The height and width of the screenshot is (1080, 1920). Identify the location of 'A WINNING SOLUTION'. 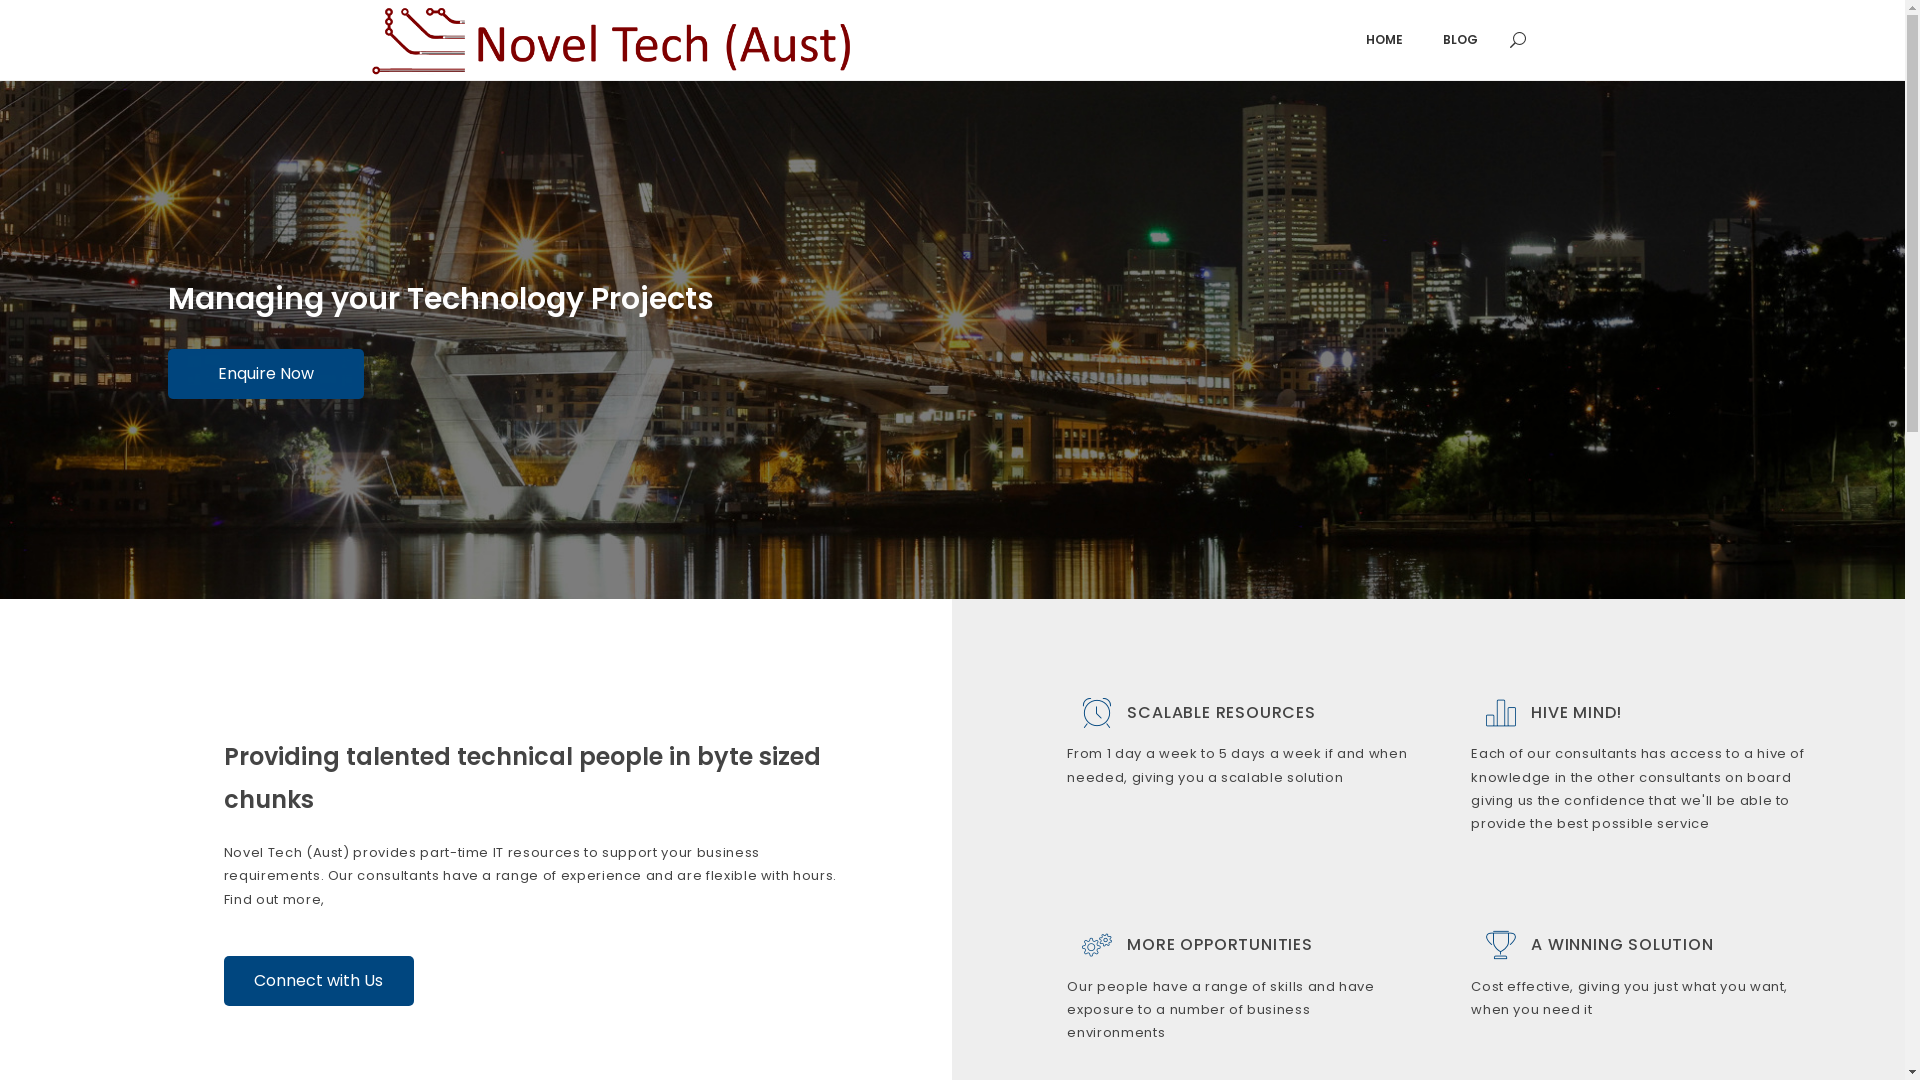
(1622, 944).